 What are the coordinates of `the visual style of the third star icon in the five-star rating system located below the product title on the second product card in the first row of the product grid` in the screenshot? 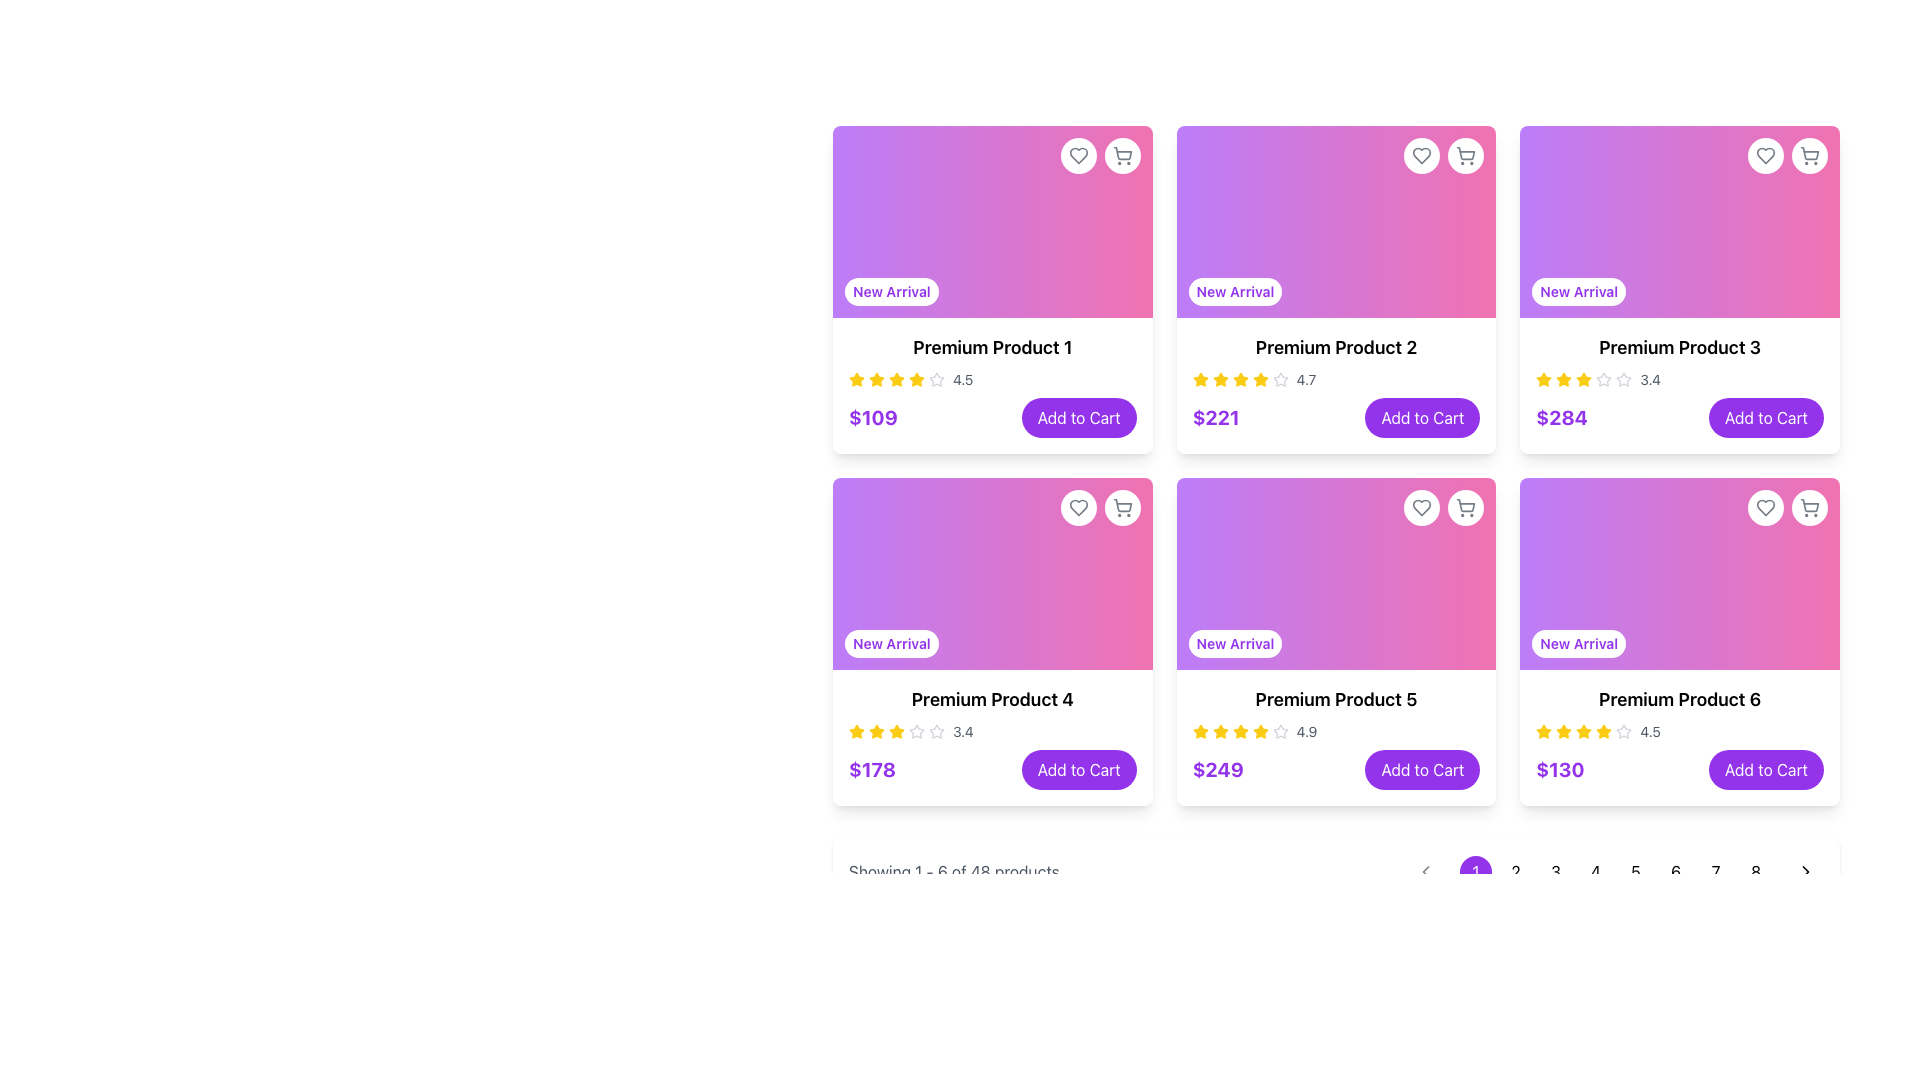 It's located at (1239, 379).